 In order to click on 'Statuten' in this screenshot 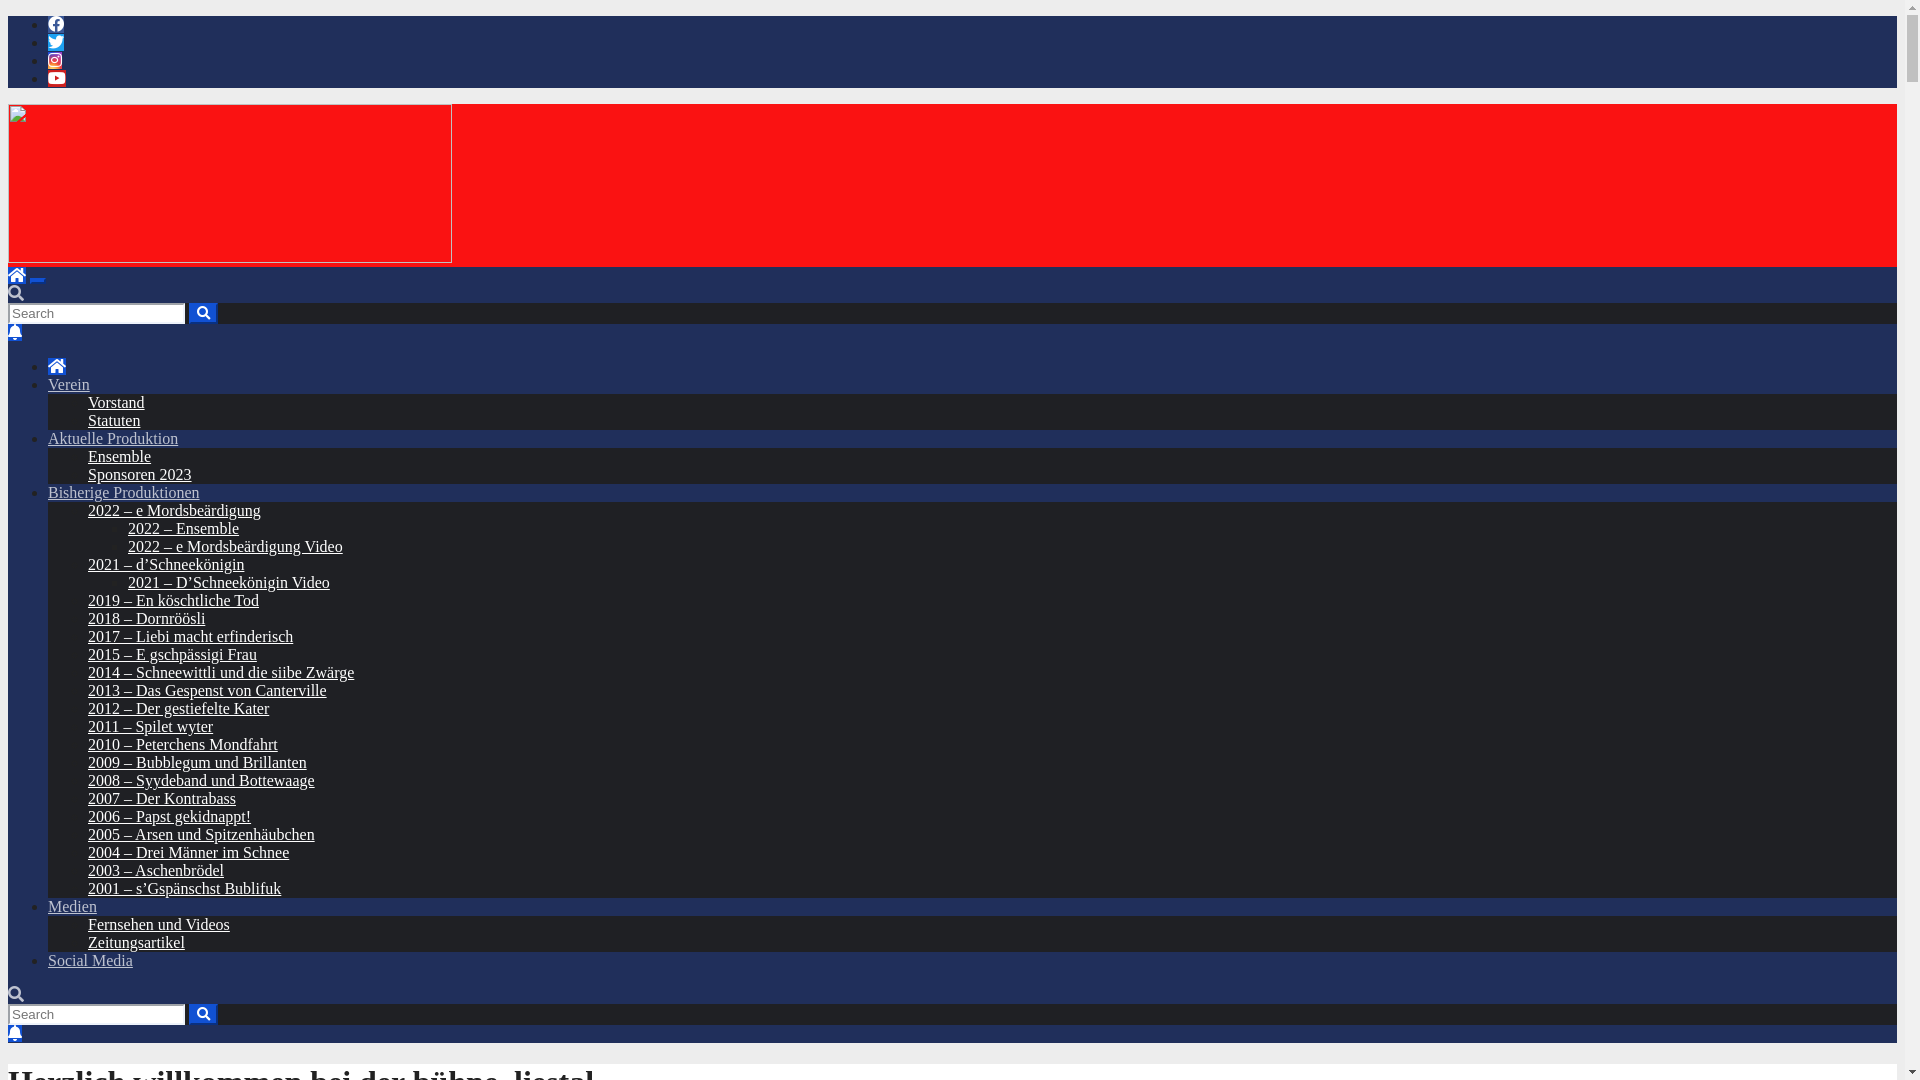, I will do `click(113, 419)`.